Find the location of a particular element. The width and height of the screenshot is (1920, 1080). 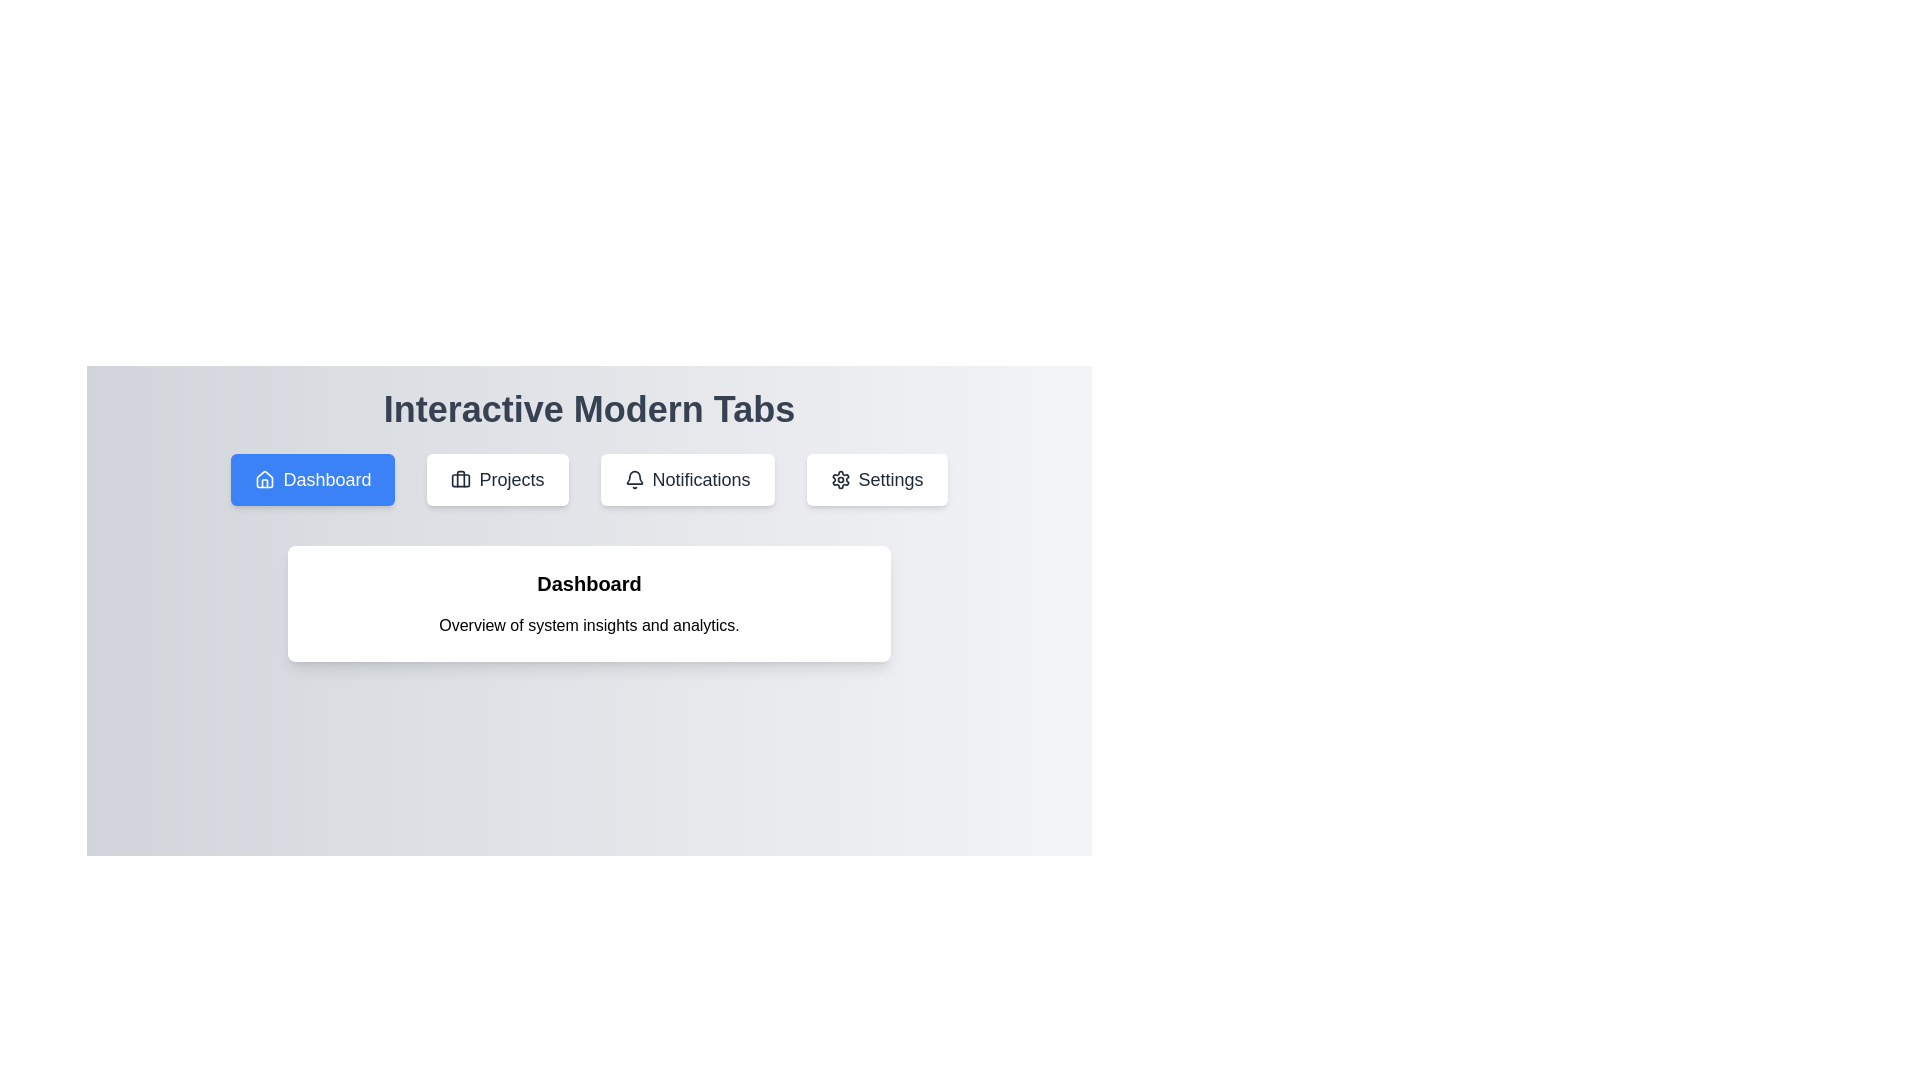

the 'Settings' text label within the navigation button is located at coordinates (890, 479).